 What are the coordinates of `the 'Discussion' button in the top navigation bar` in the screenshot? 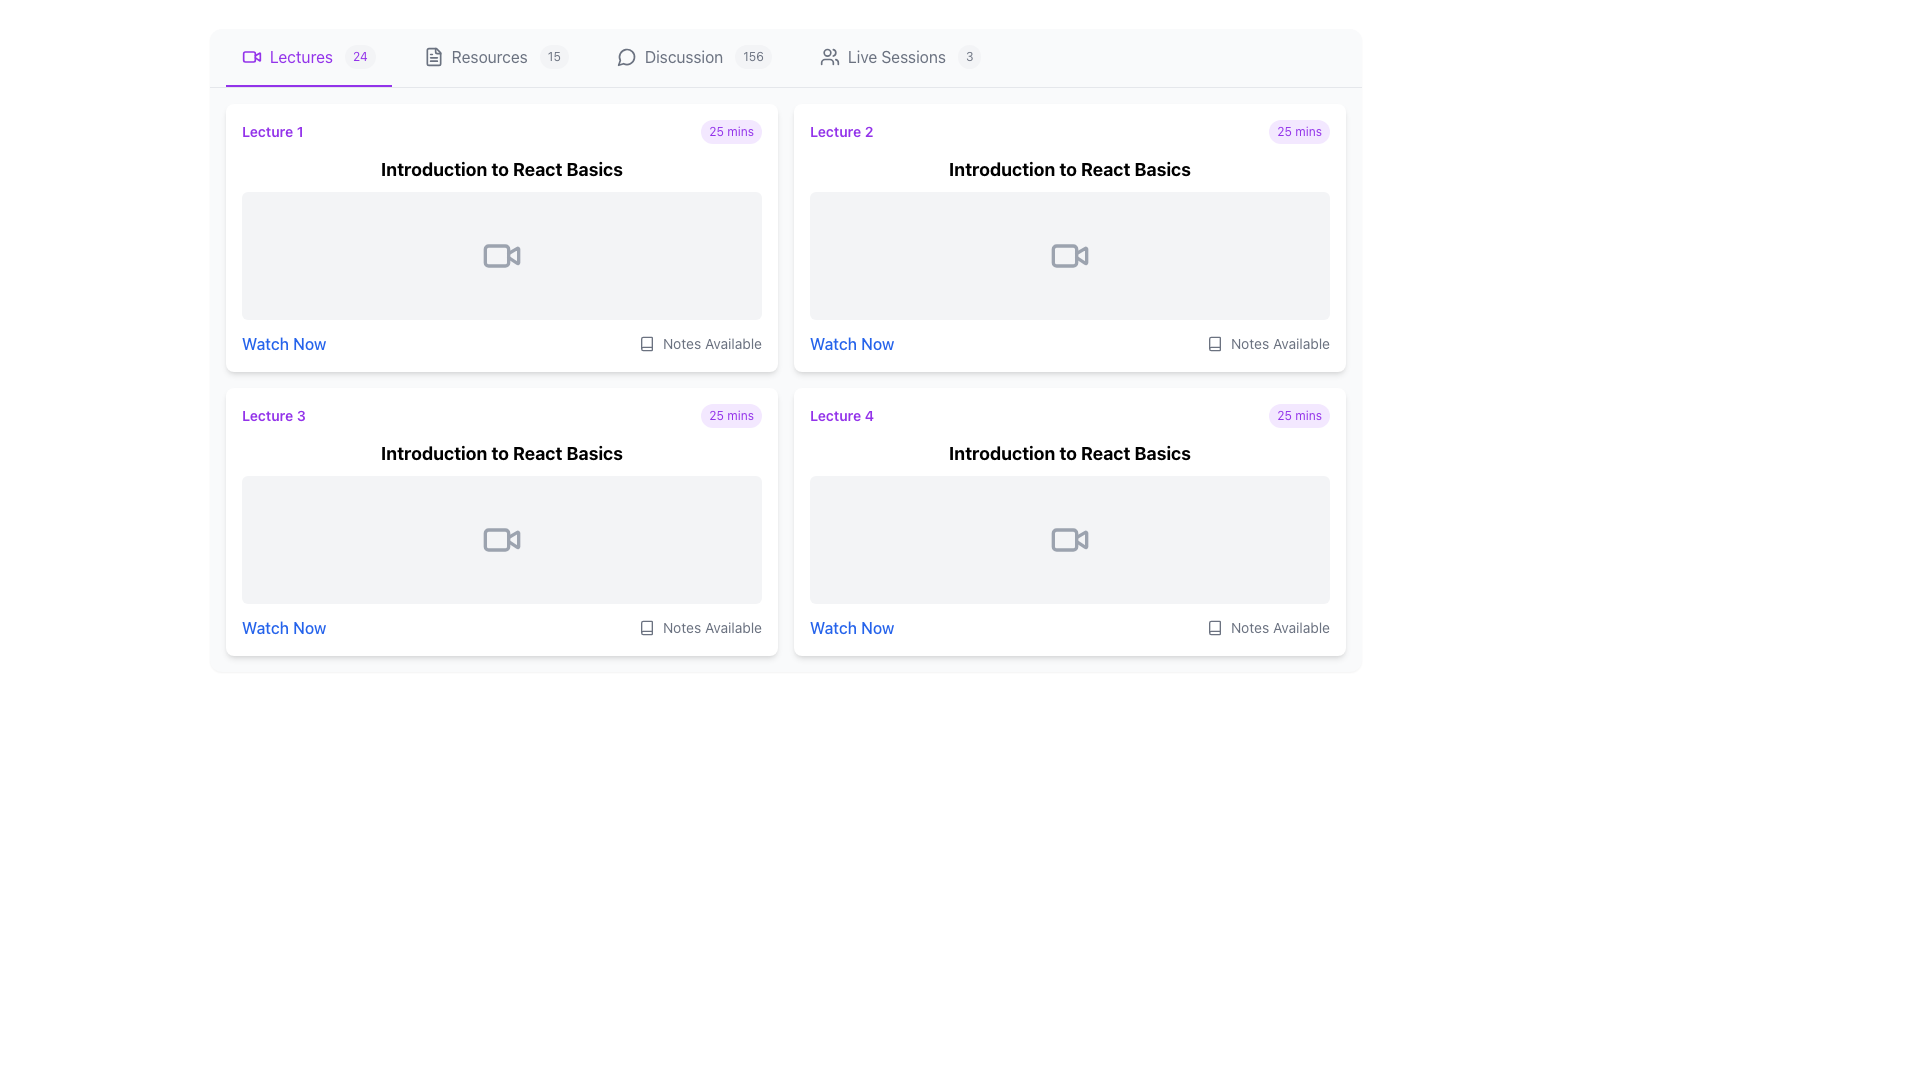 It's located at (694, 56).